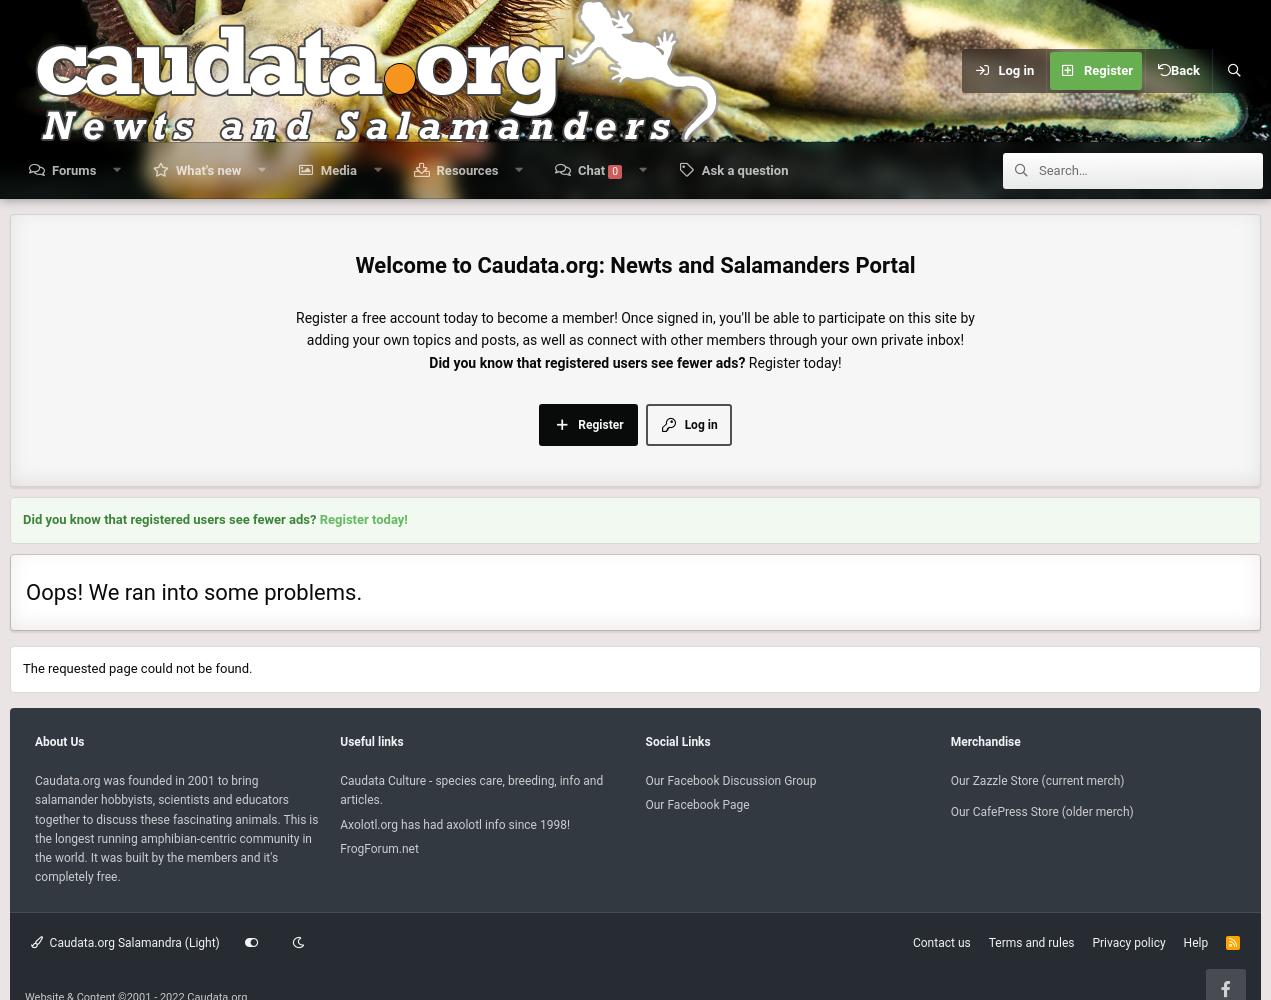  Describe the element at coordinates (454, 823) in the screenshot. I see `'Axolotl.org has had axolotl info since 1998!'` at that location.